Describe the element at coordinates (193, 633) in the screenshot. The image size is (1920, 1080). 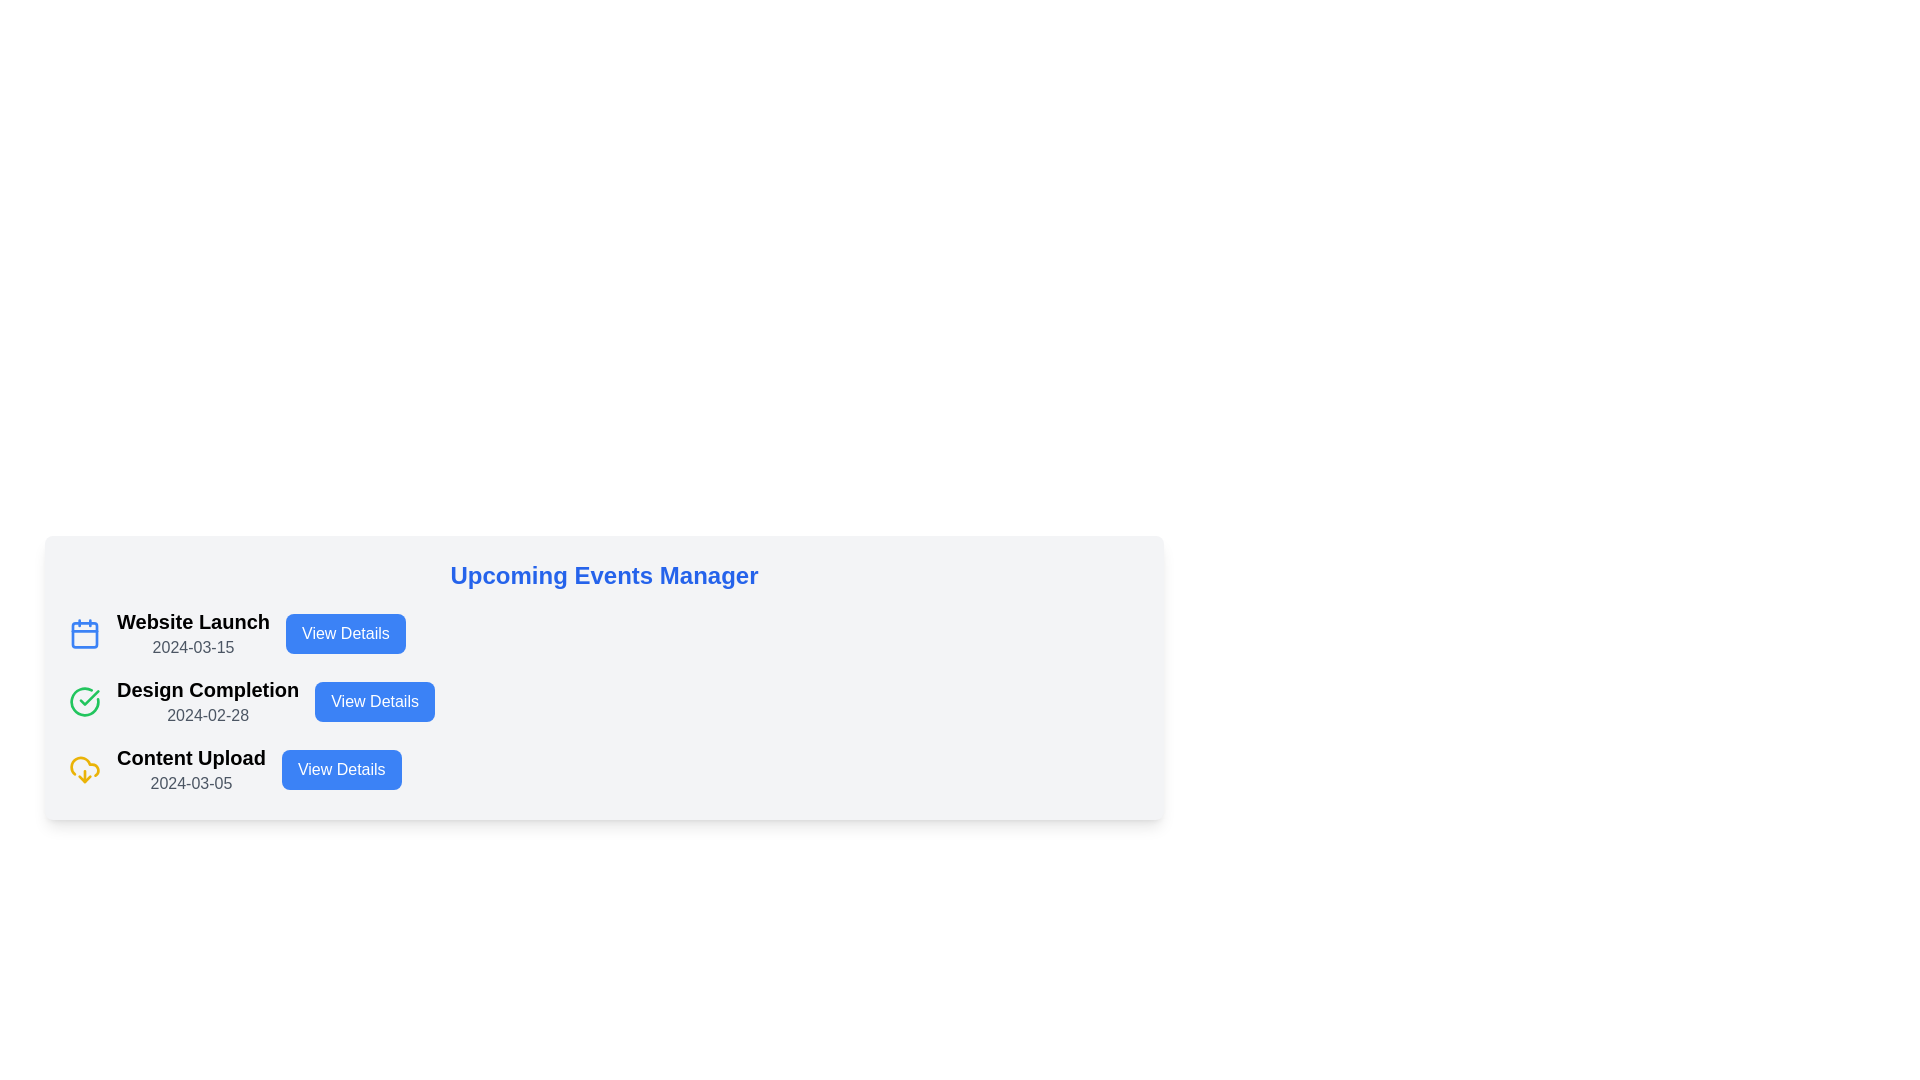
I see `text content of the first entry in the 'Upcoming Events Manager' section, which displays the title 'Website Launch' and the date '2024-03-15'` at that location.